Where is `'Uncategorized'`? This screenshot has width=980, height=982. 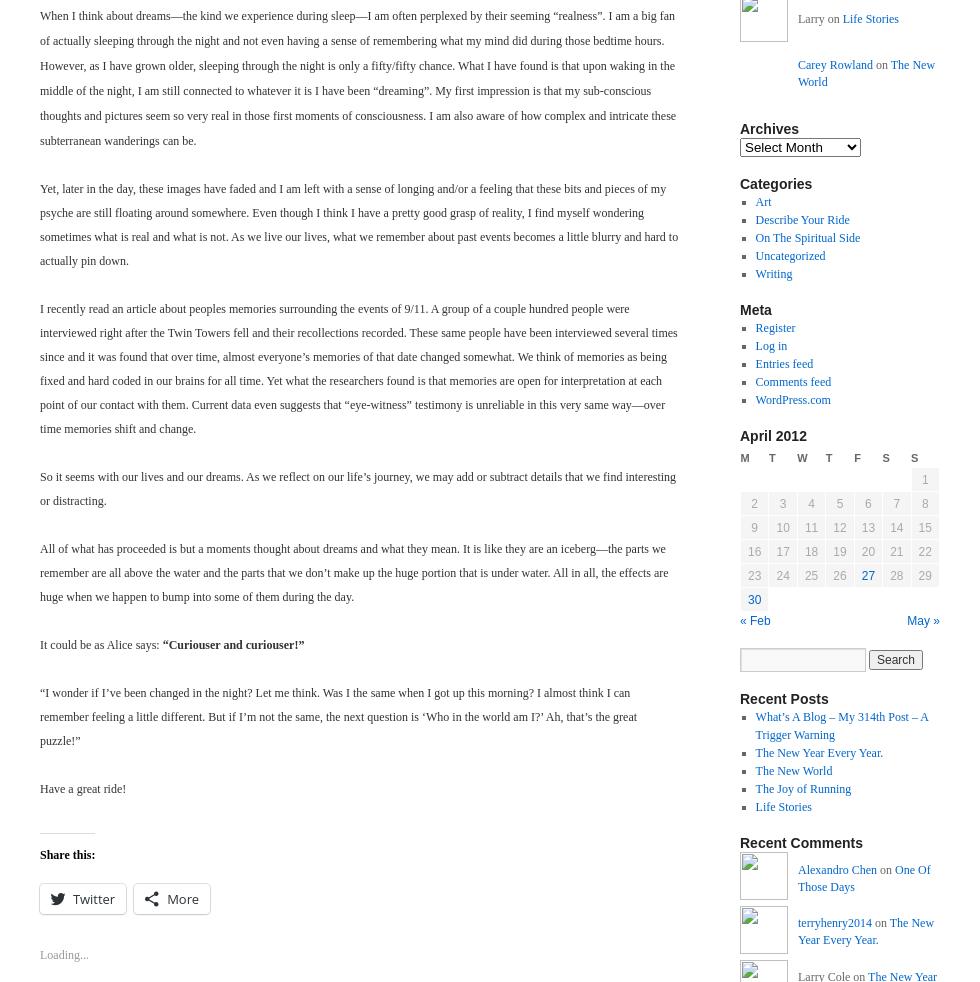 'Uncategorized' is located at coordinates (754, 255).